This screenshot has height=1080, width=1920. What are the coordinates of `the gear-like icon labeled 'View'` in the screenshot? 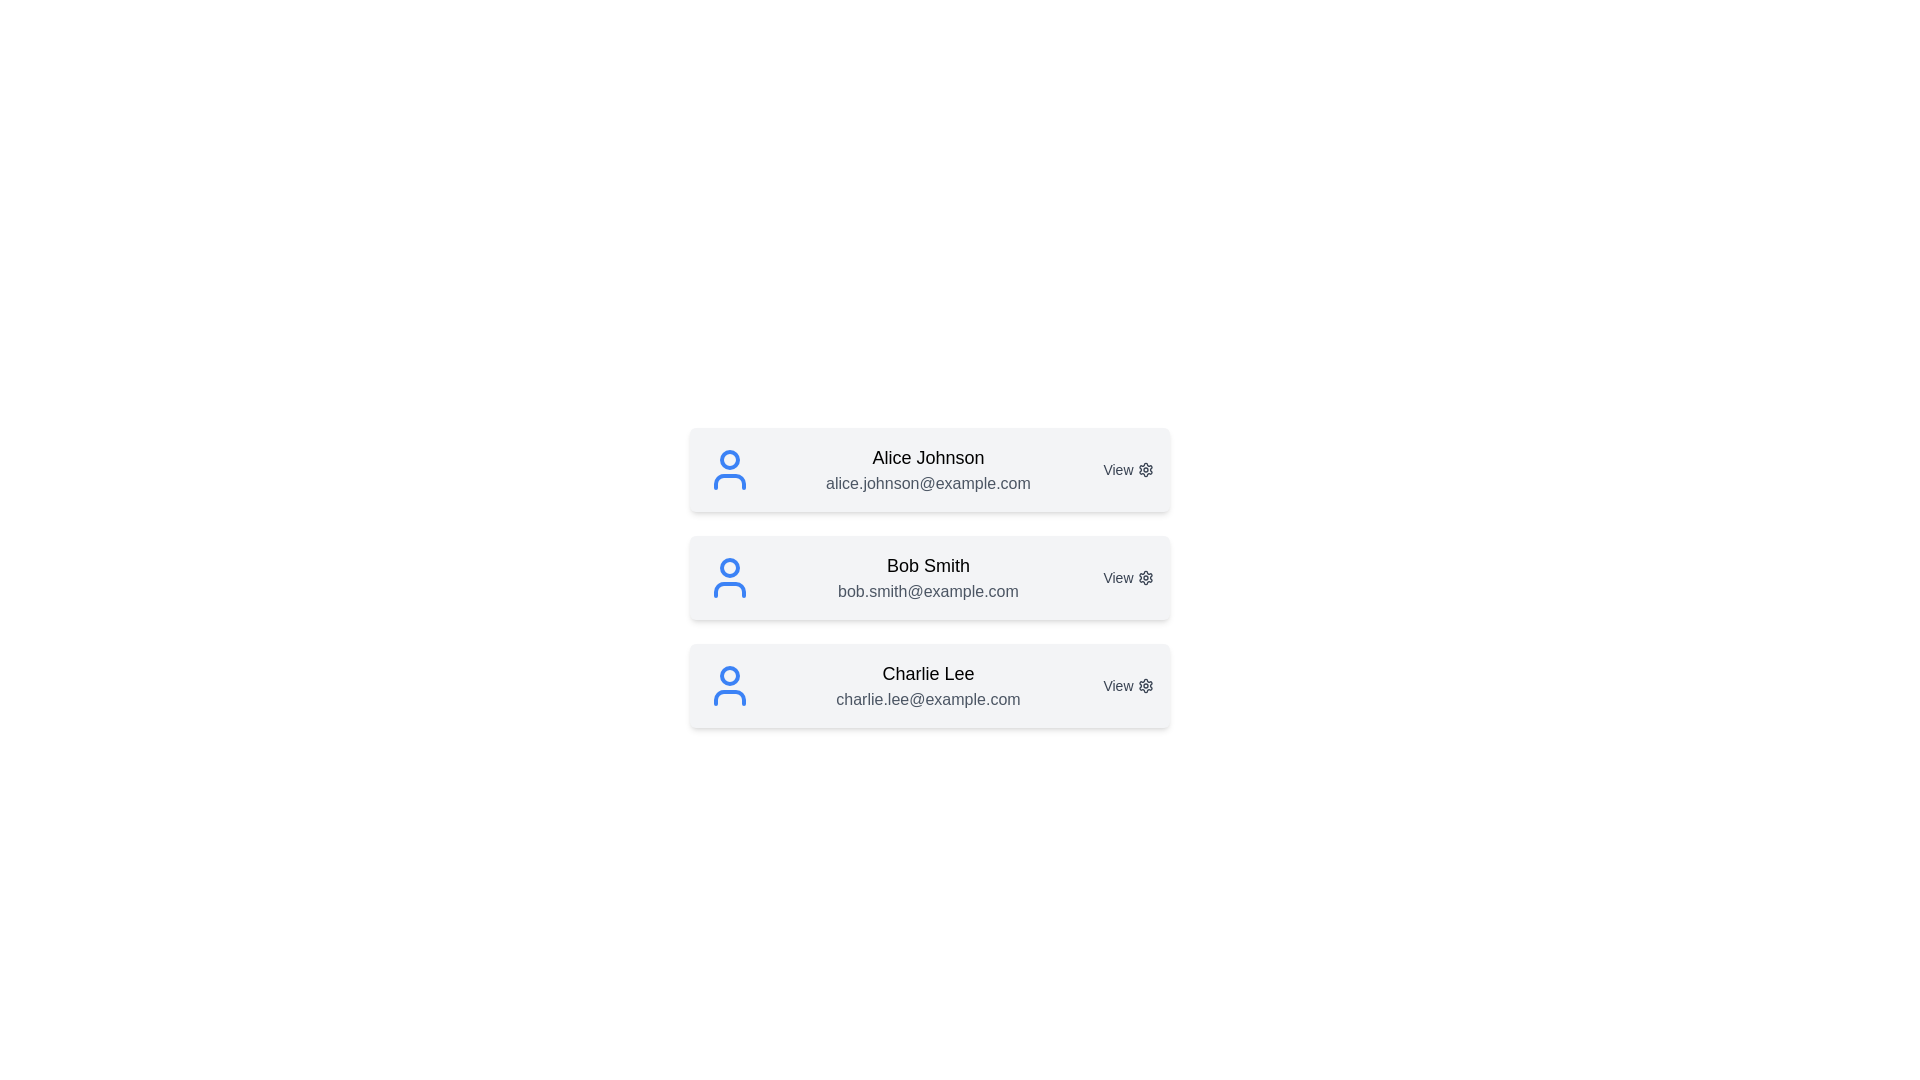 It's located at (1145, 578).